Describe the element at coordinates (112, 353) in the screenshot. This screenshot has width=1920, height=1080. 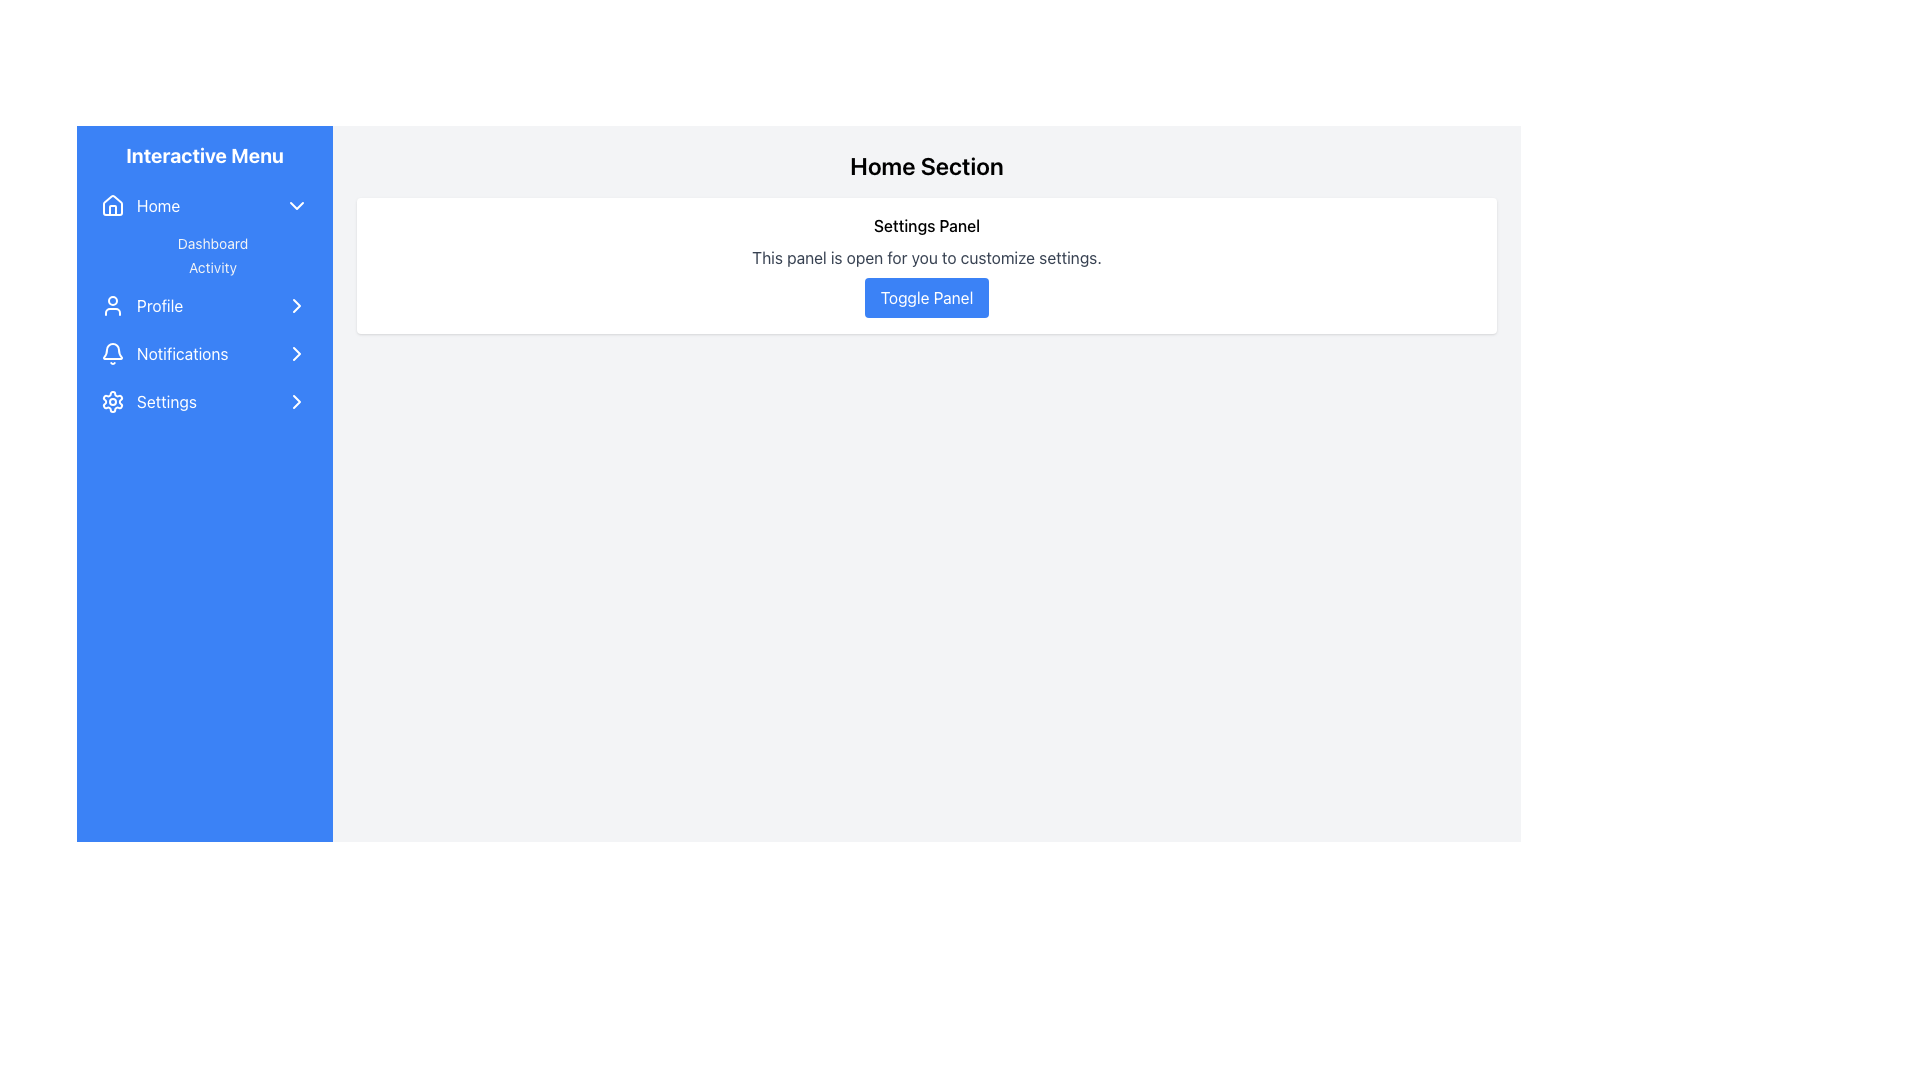
I see `the Notifications icon, which is located on the left-hand side navigation menu, immediately to the left of the 'Notifications' text` at that location.